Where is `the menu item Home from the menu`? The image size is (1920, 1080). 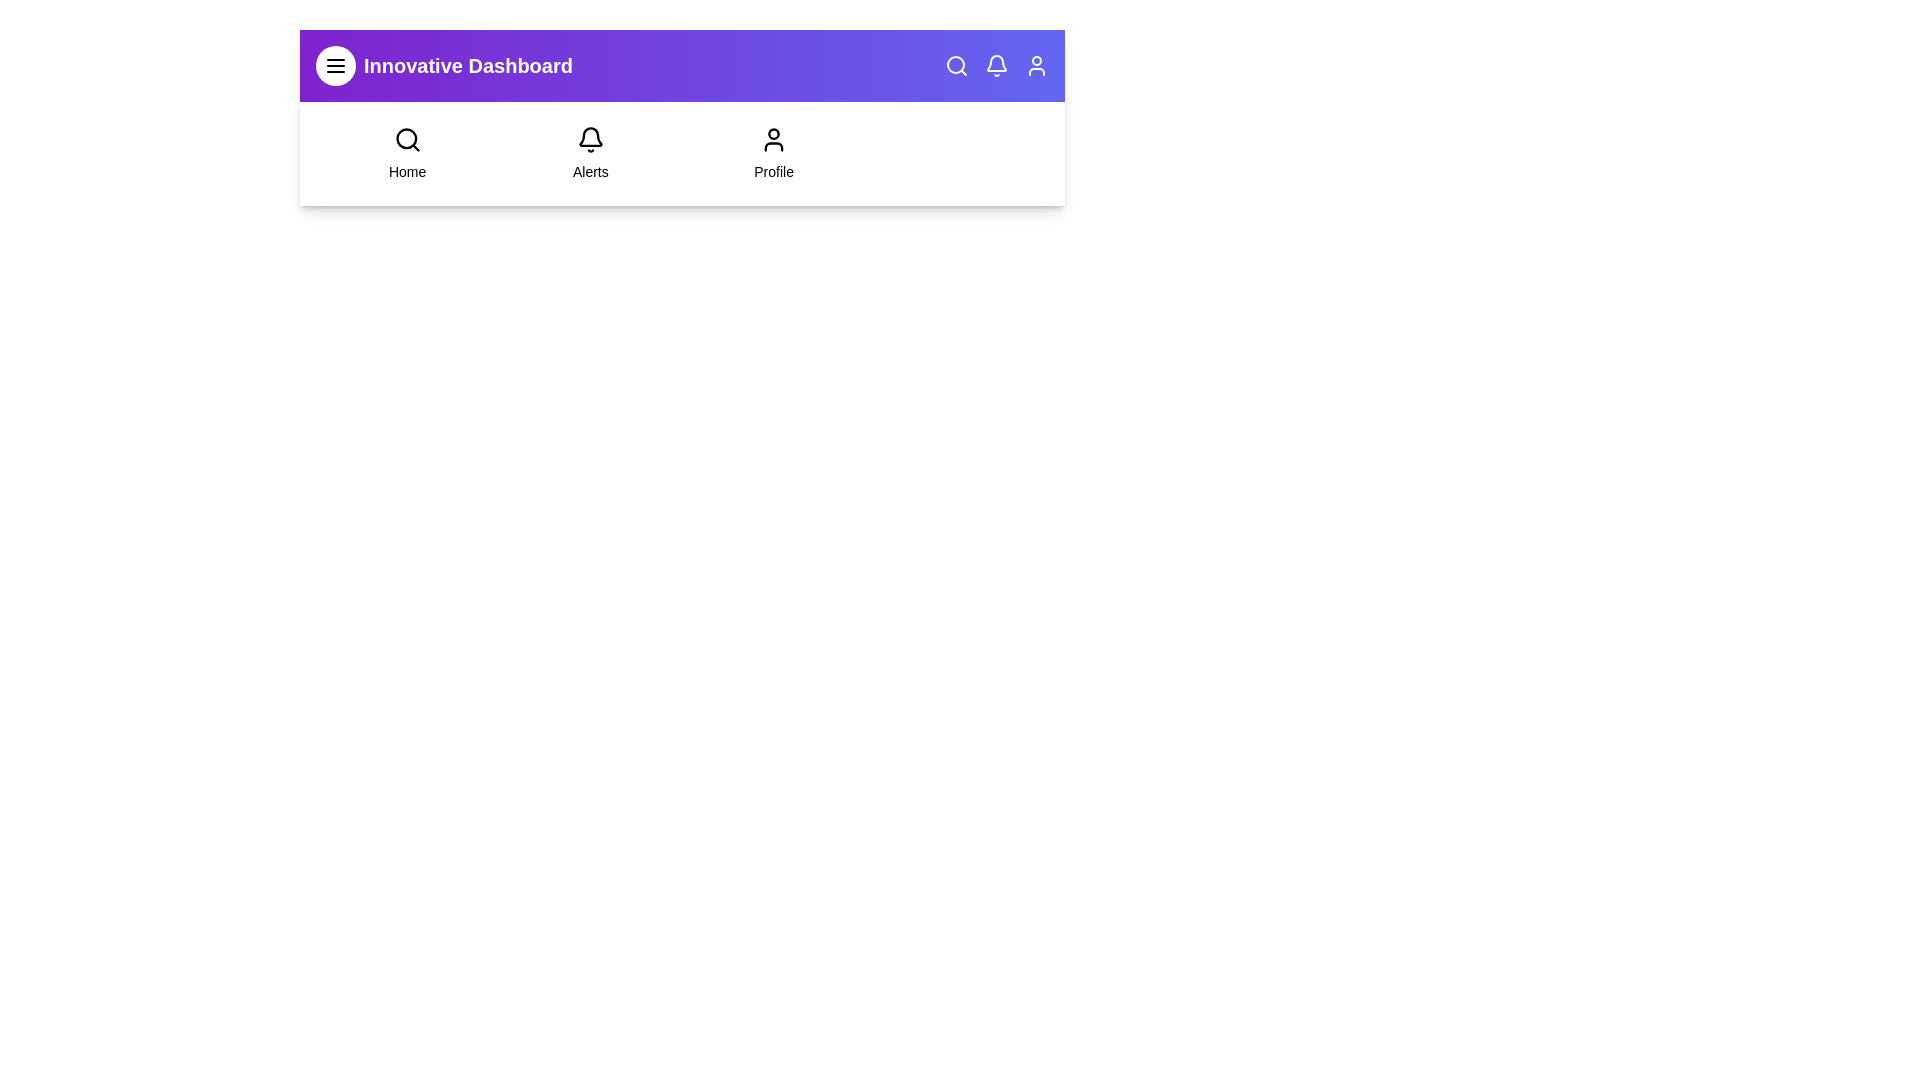 the menu item Home from the menu is located at coordinates (406, 153).